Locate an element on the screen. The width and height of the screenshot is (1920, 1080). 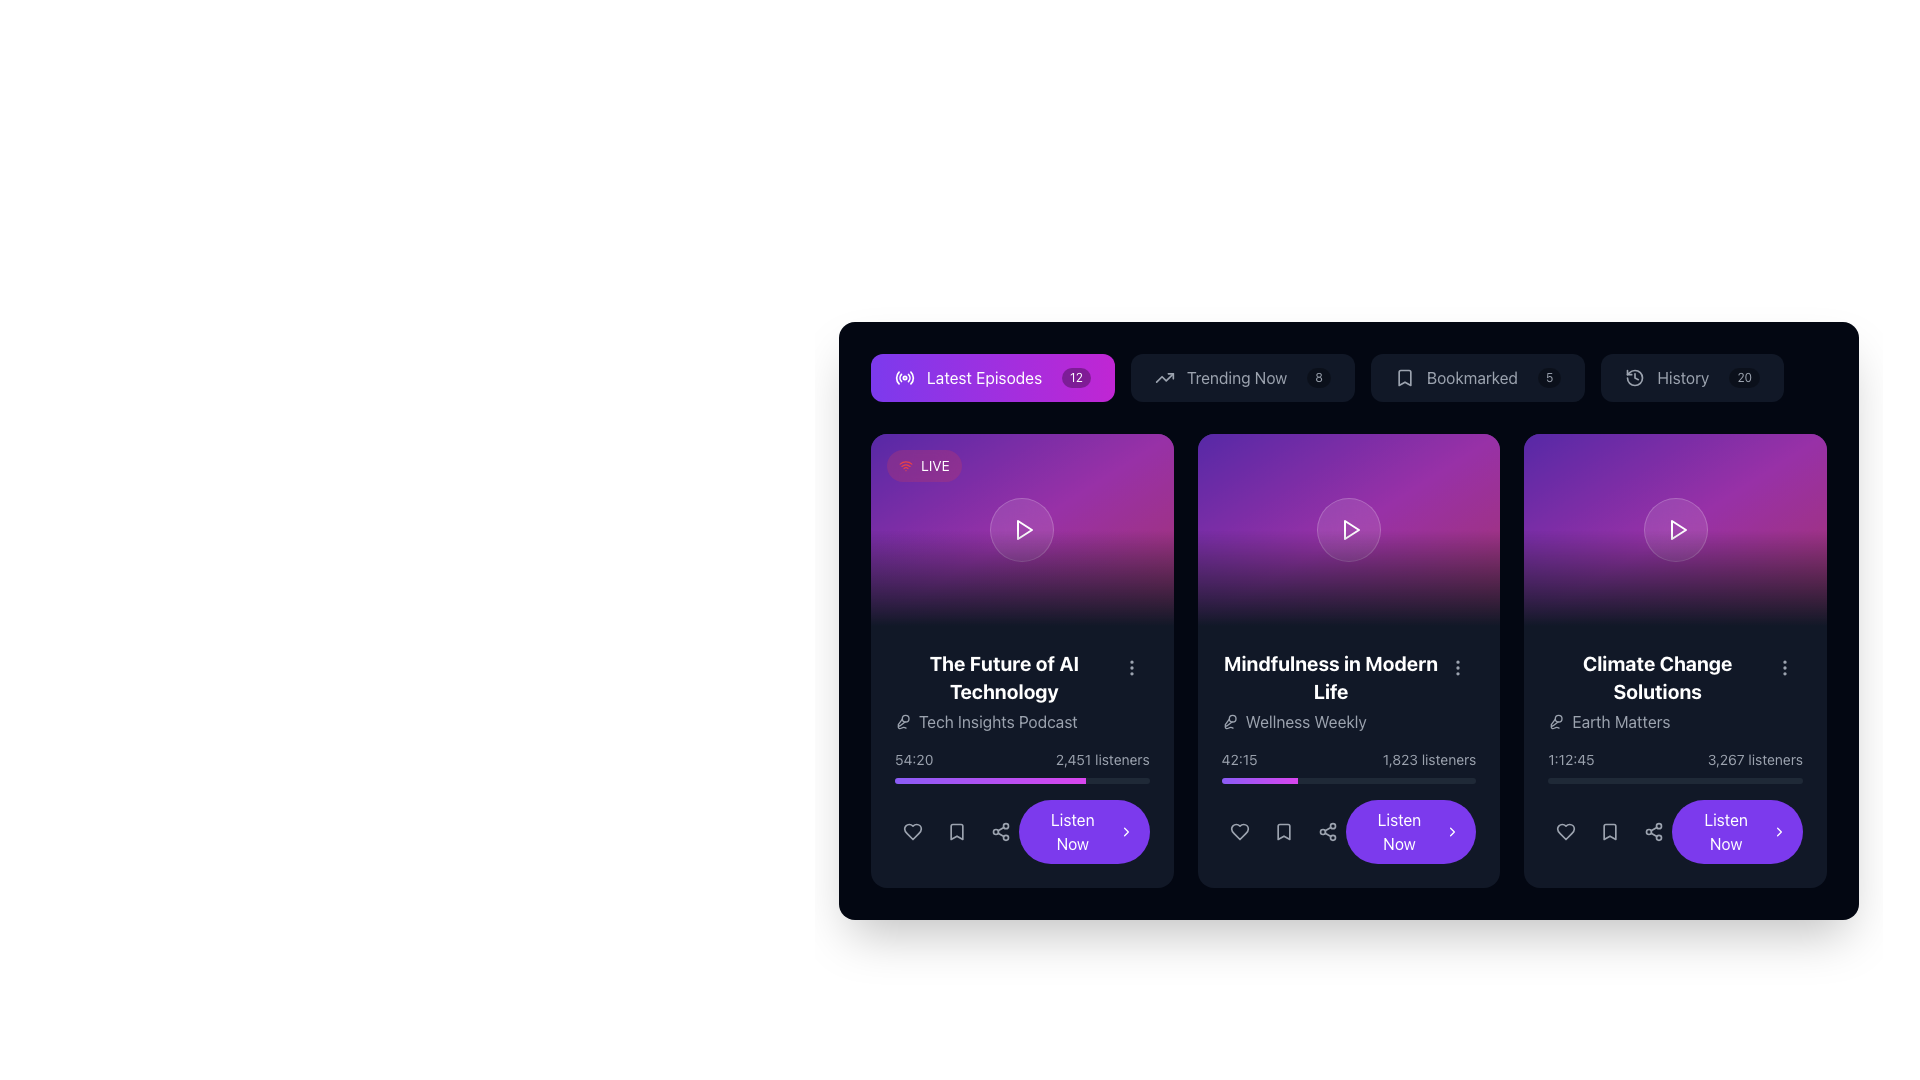
the play button icon (SVG Triangle) is located at coordinates (1352, 528).